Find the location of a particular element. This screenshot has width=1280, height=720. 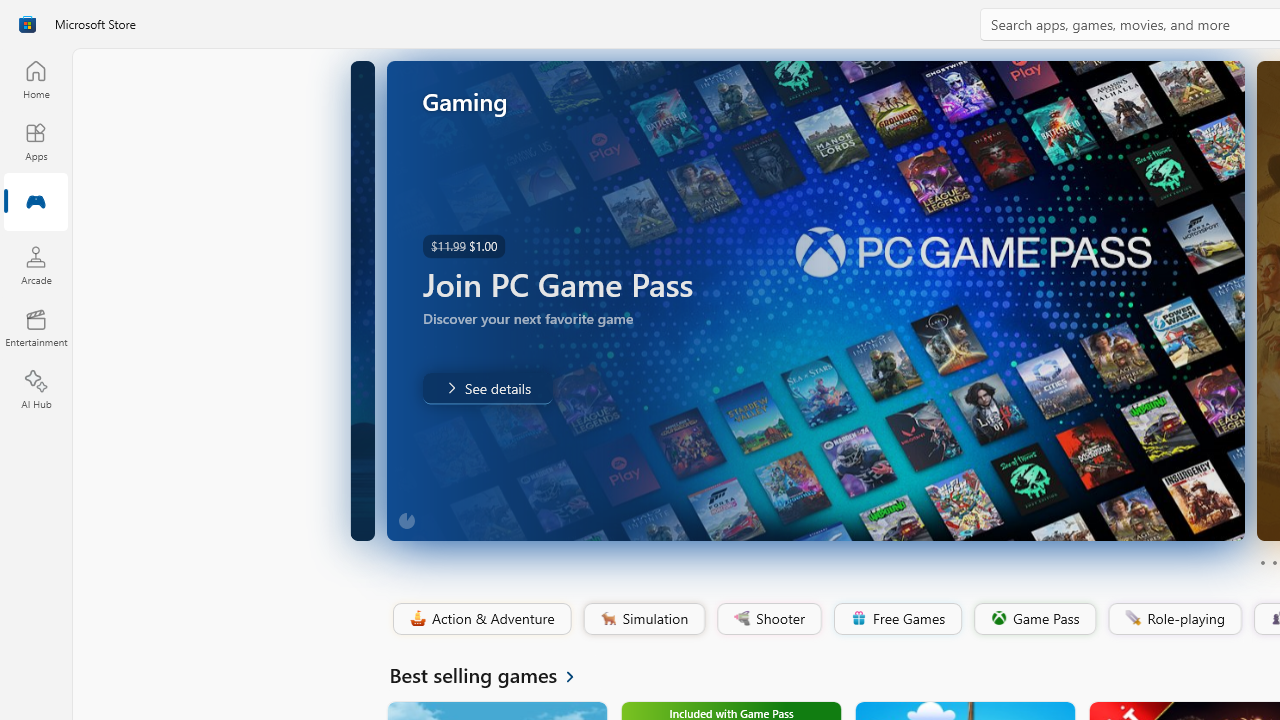

'Gaming' is located at coordinates (35, 203).